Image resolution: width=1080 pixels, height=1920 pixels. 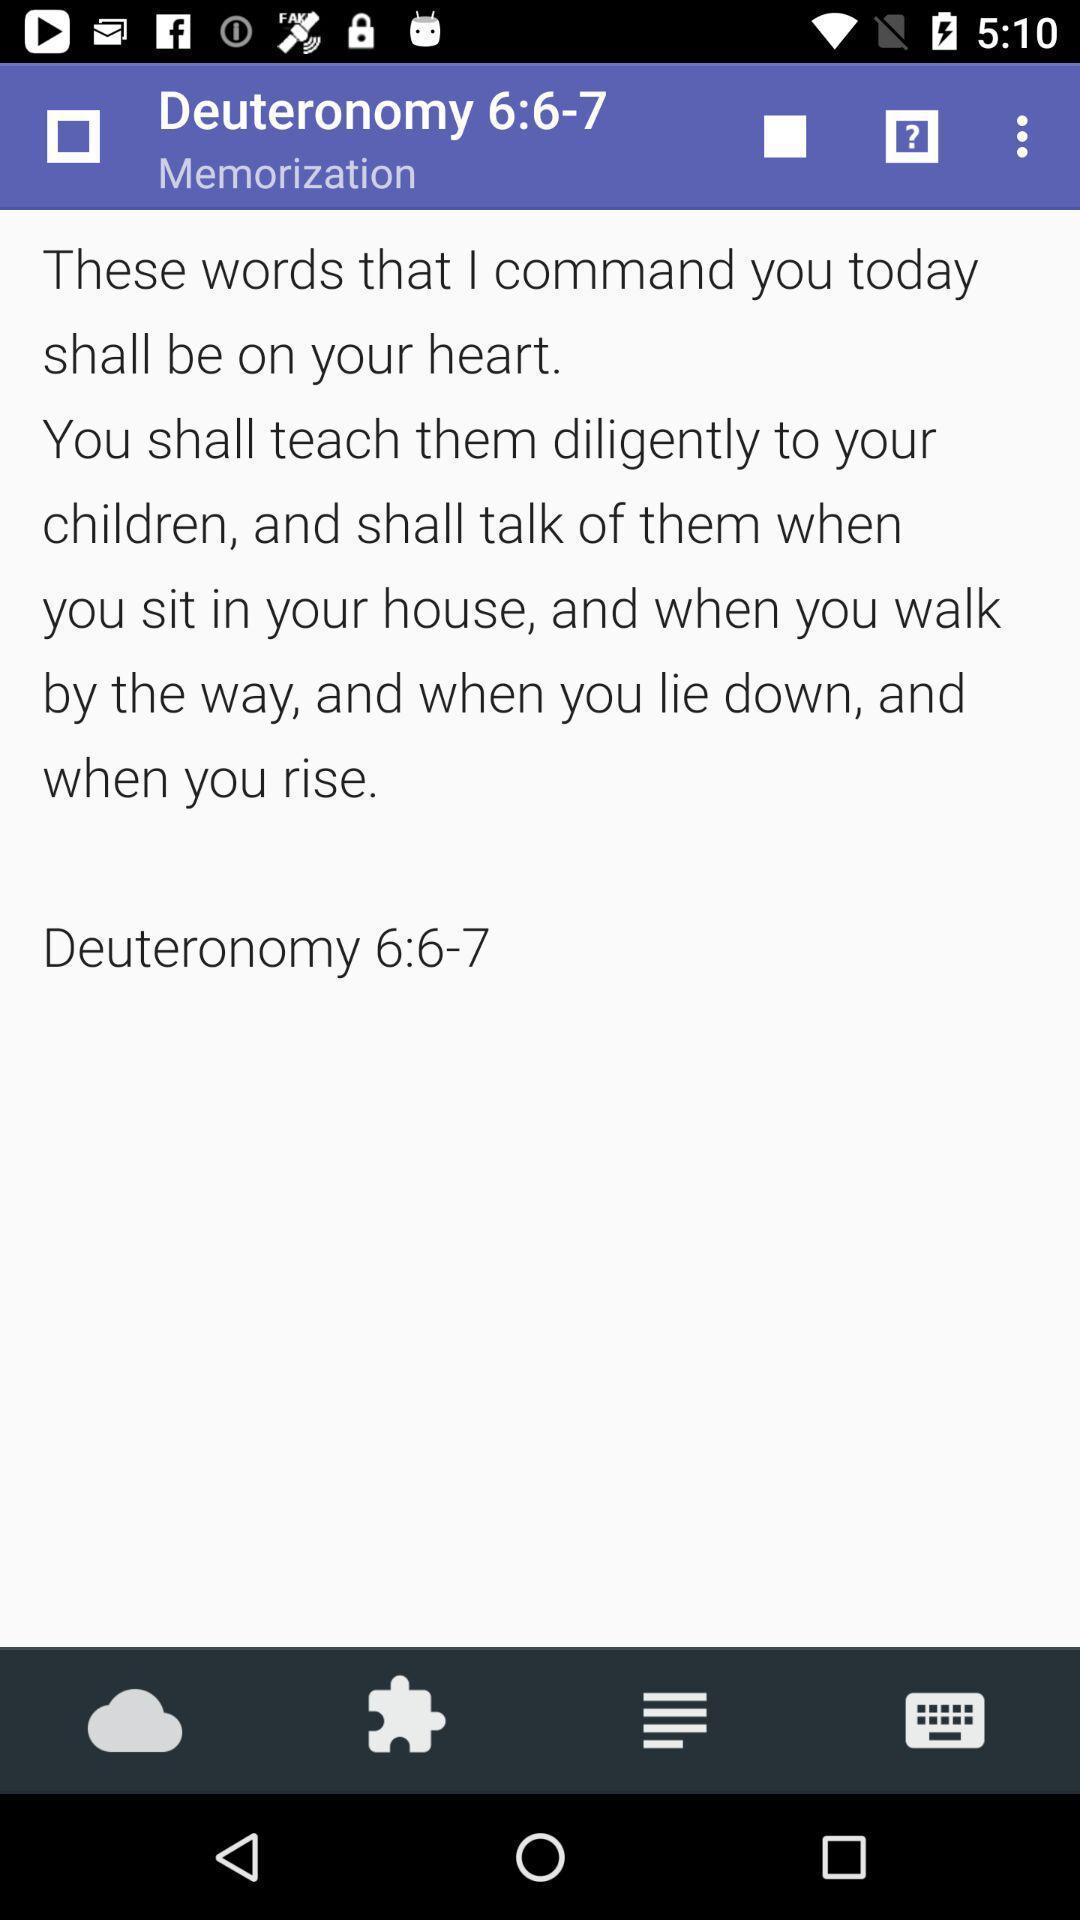 What do you see at coordinates (405, 1719) in the screenshot?
I see `the icon which is beside the cloud icon` at bounding box center [405, 1719].